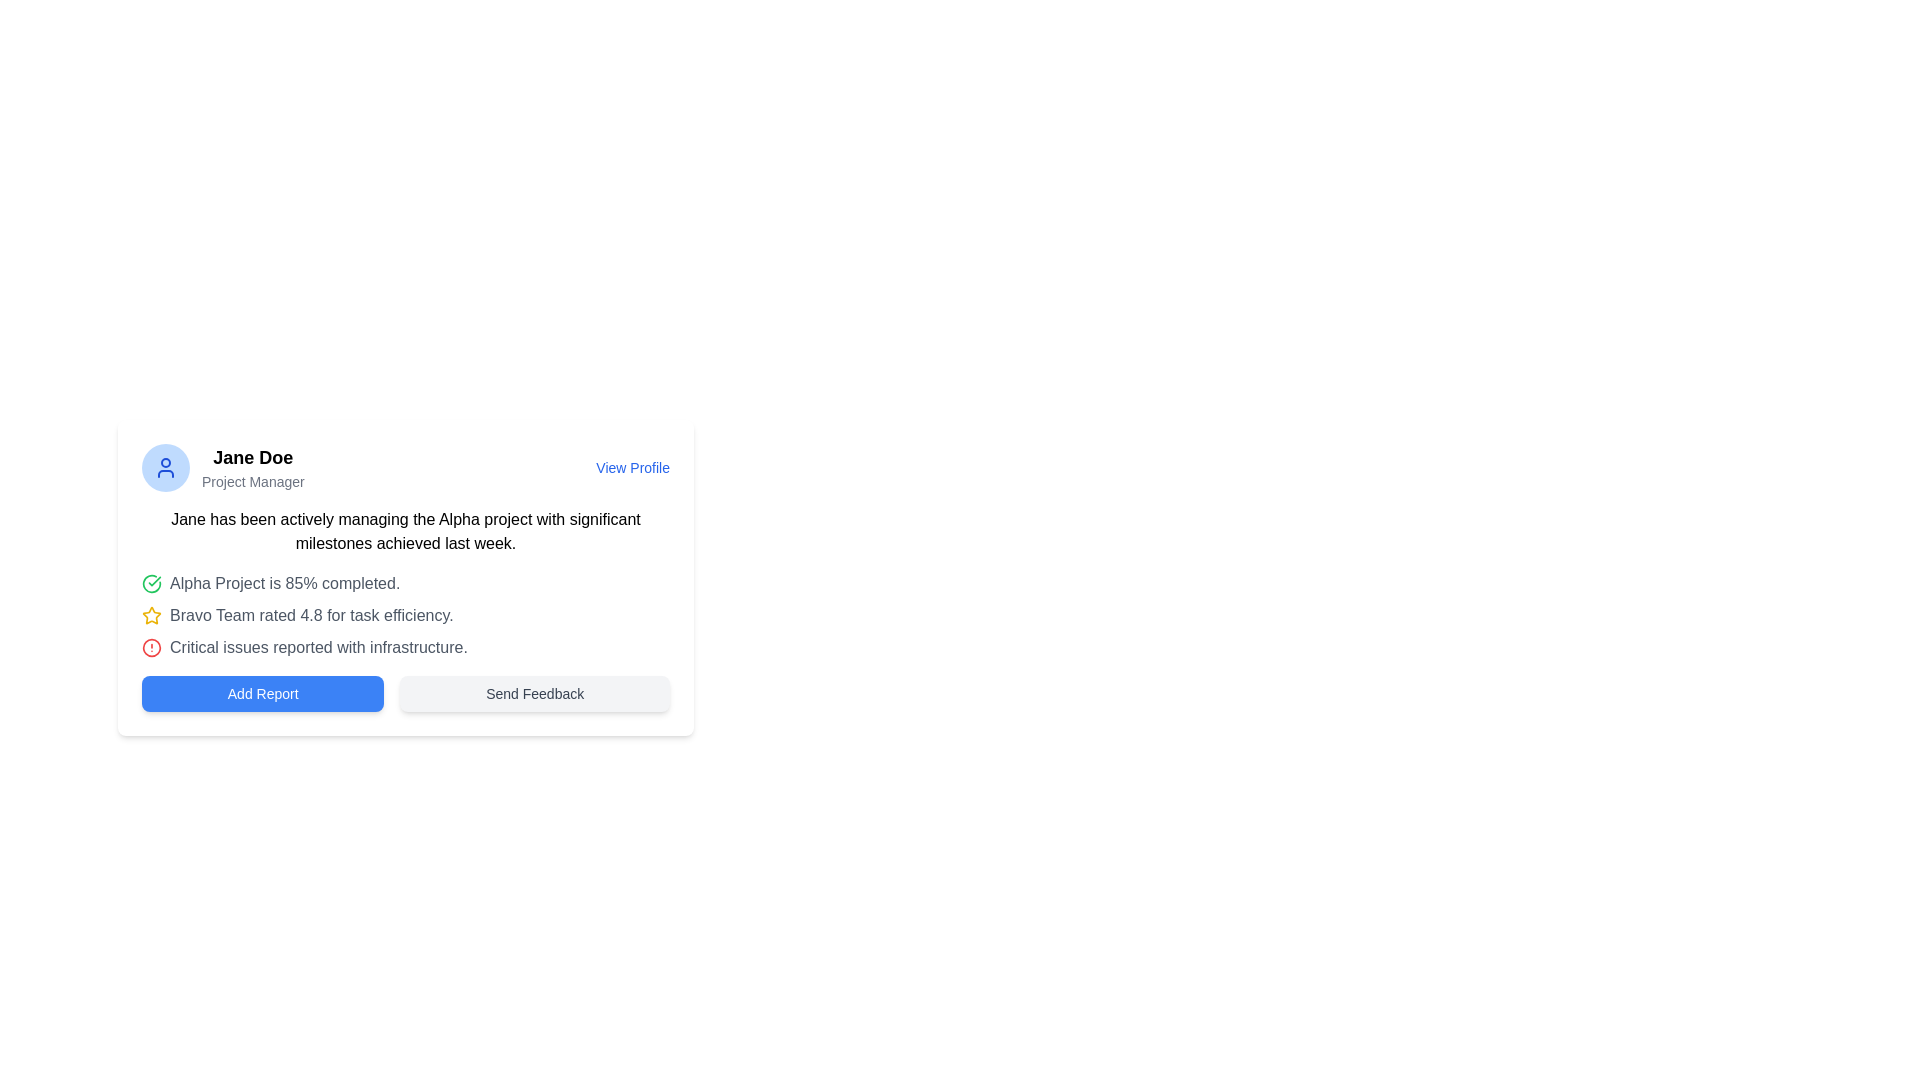  Describe the element at coordinates (310, 615) in the screenshot. I see `the text label that conveys the performance rating of 'Bravo Team', positioned below 'Alpha Project is 85% completed.' and above 'Critical issues reported with infrastructure.'` at that location.